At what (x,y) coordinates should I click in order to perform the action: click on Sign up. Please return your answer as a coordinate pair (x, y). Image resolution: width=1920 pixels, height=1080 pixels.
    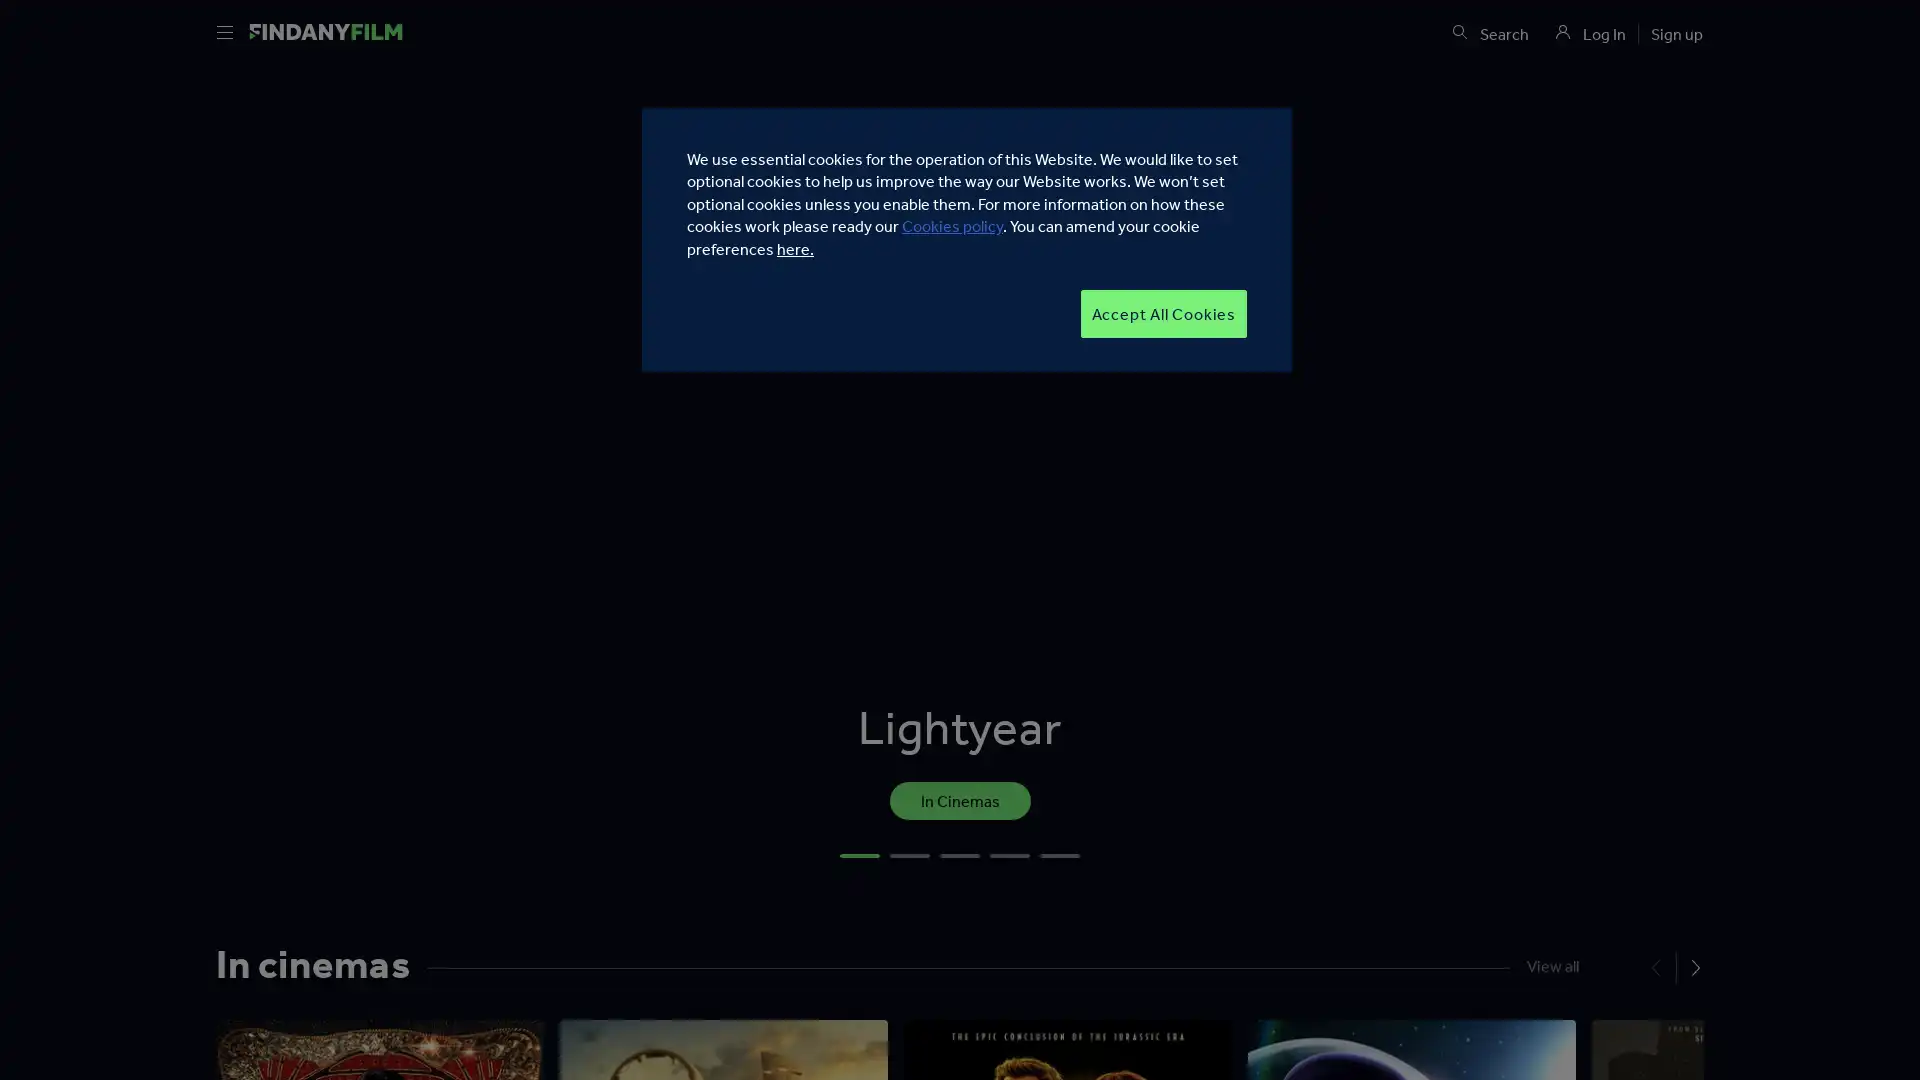
    Looking at the image, I should click on (1676, 34).